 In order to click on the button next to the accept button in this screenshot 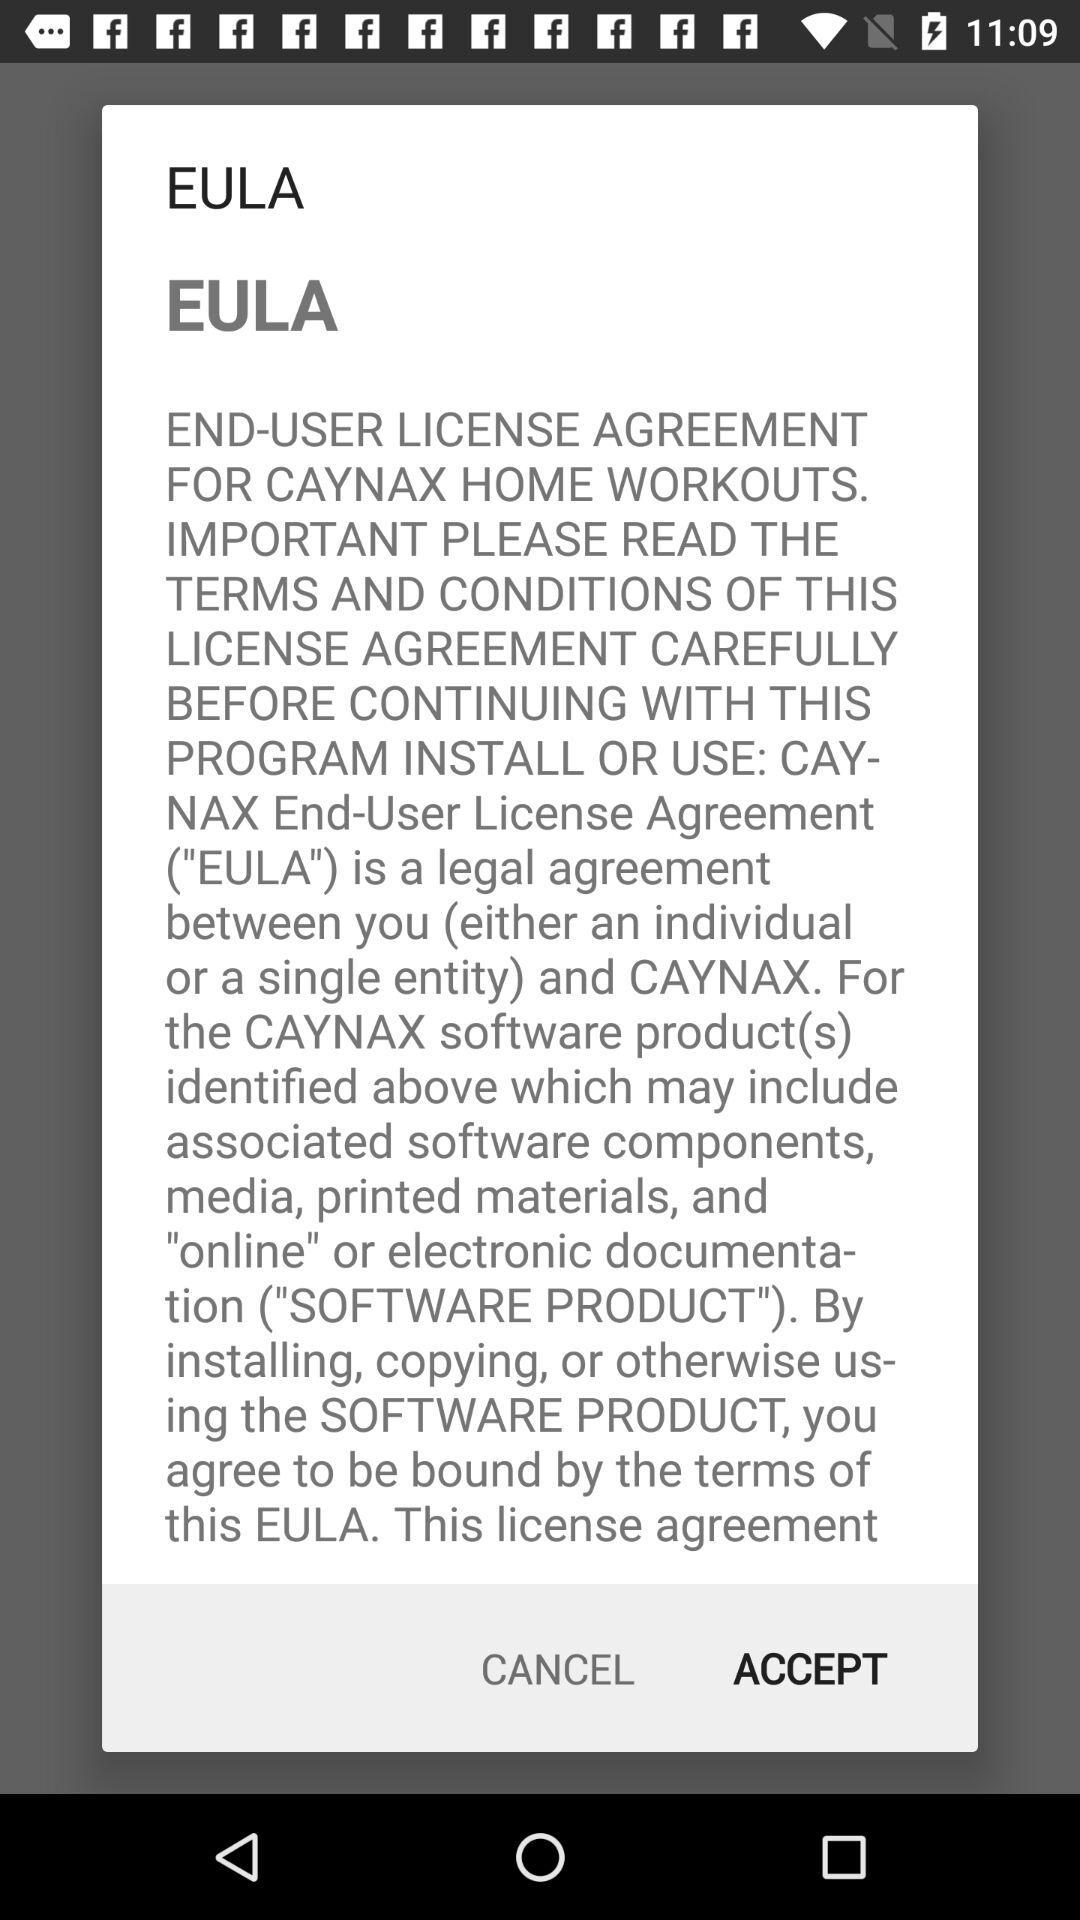, I will do `click(558, 1668)`.